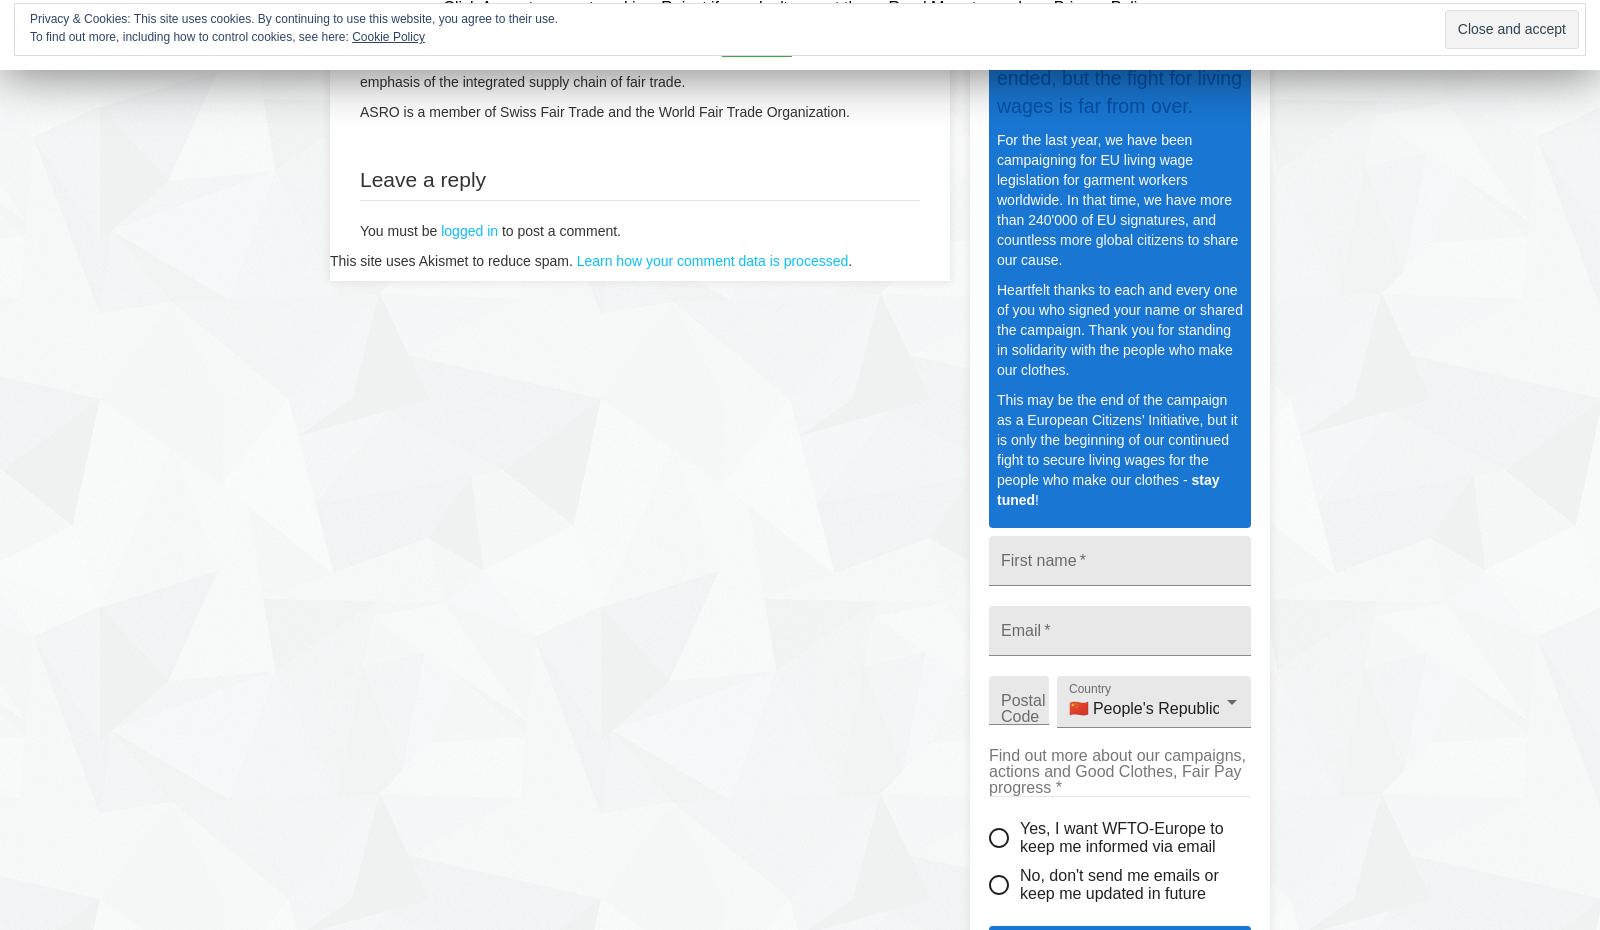  What do you see at coordinates (487, 41) in the screenshot?
I see `'http://www.mdm.ch/spip.php?rubrique14'` at bounding box center [487, 41].